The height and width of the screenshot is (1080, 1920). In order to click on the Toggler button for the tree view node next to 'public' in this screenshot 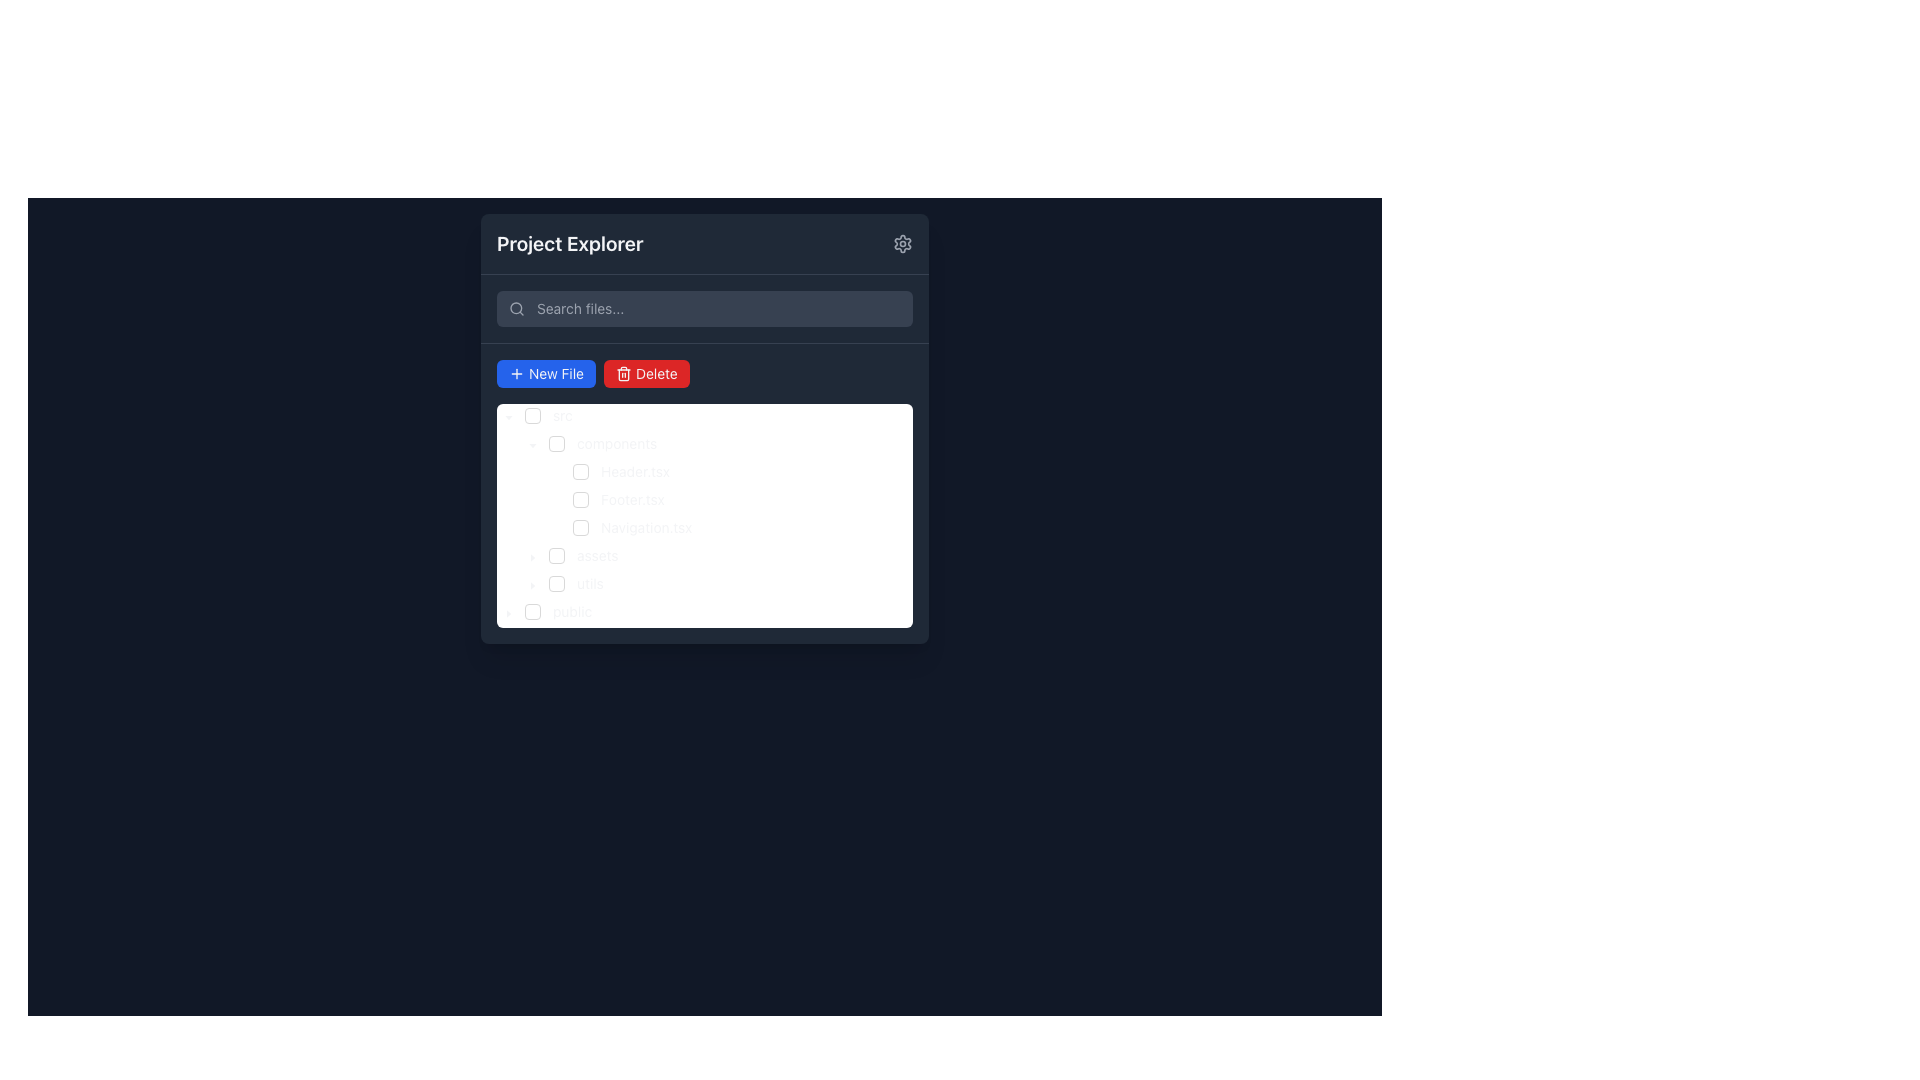, I will do `click(508, 611)`.